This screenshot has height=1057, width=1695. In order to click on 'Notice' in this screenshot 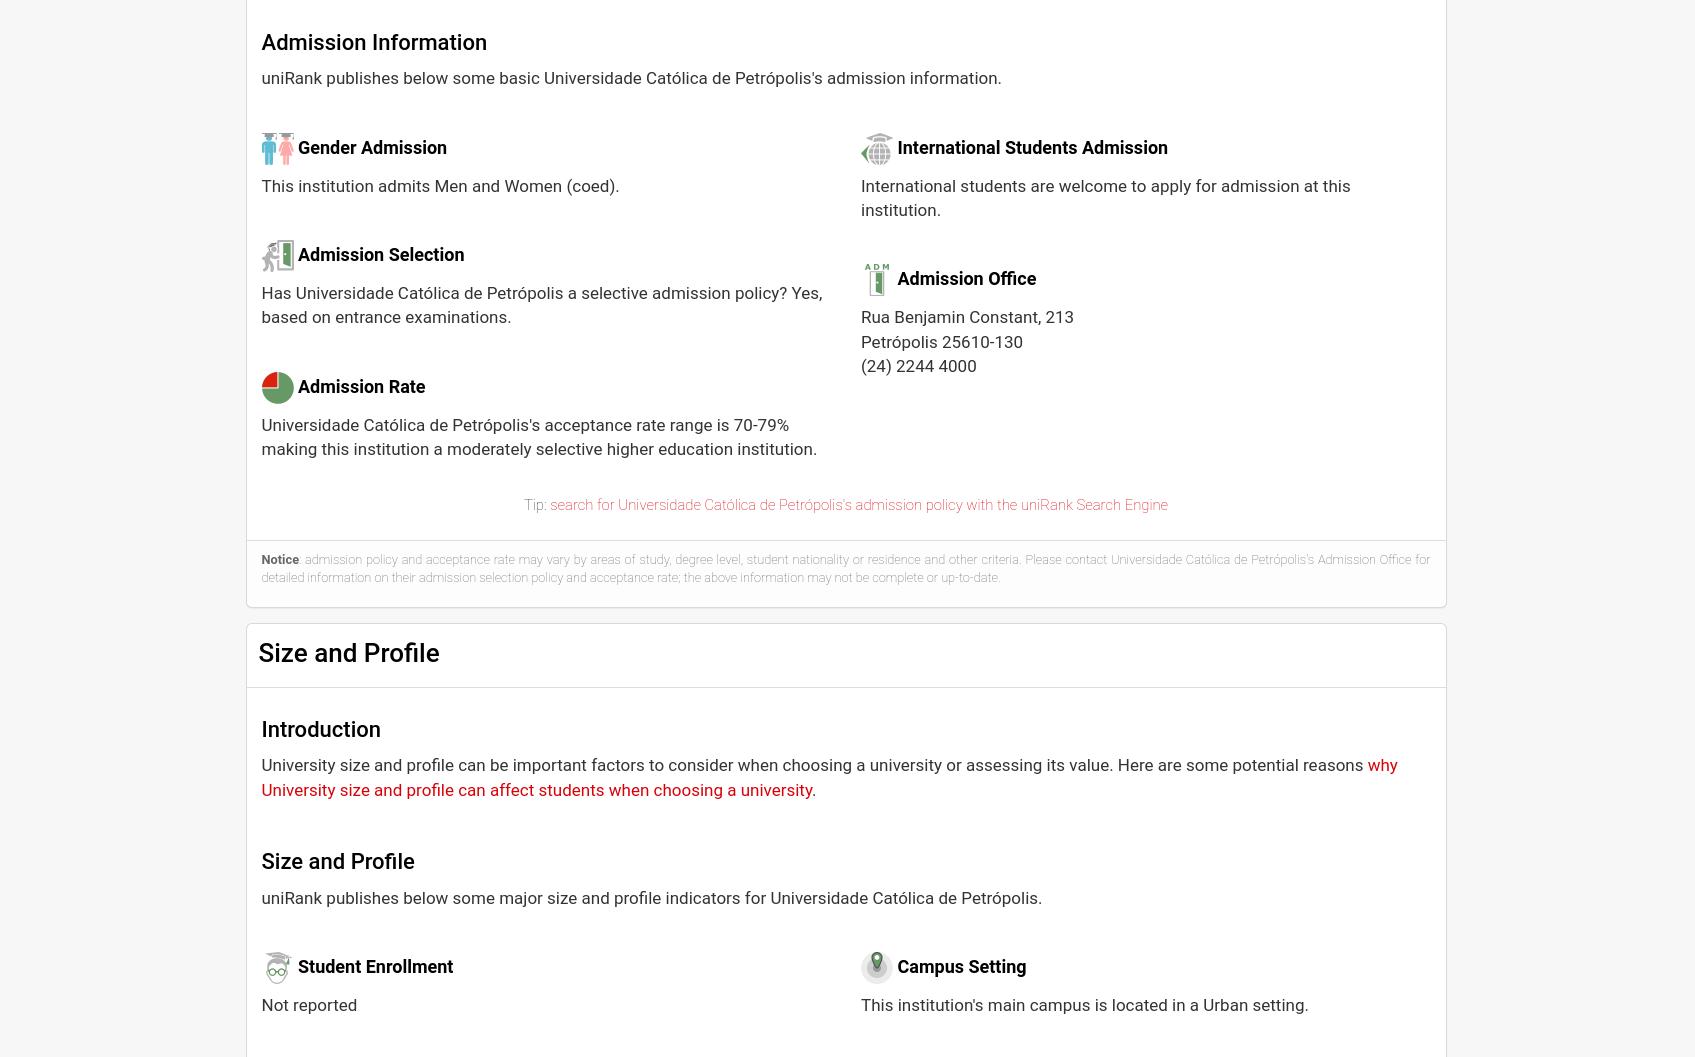, I will do `click(280, 558)`.